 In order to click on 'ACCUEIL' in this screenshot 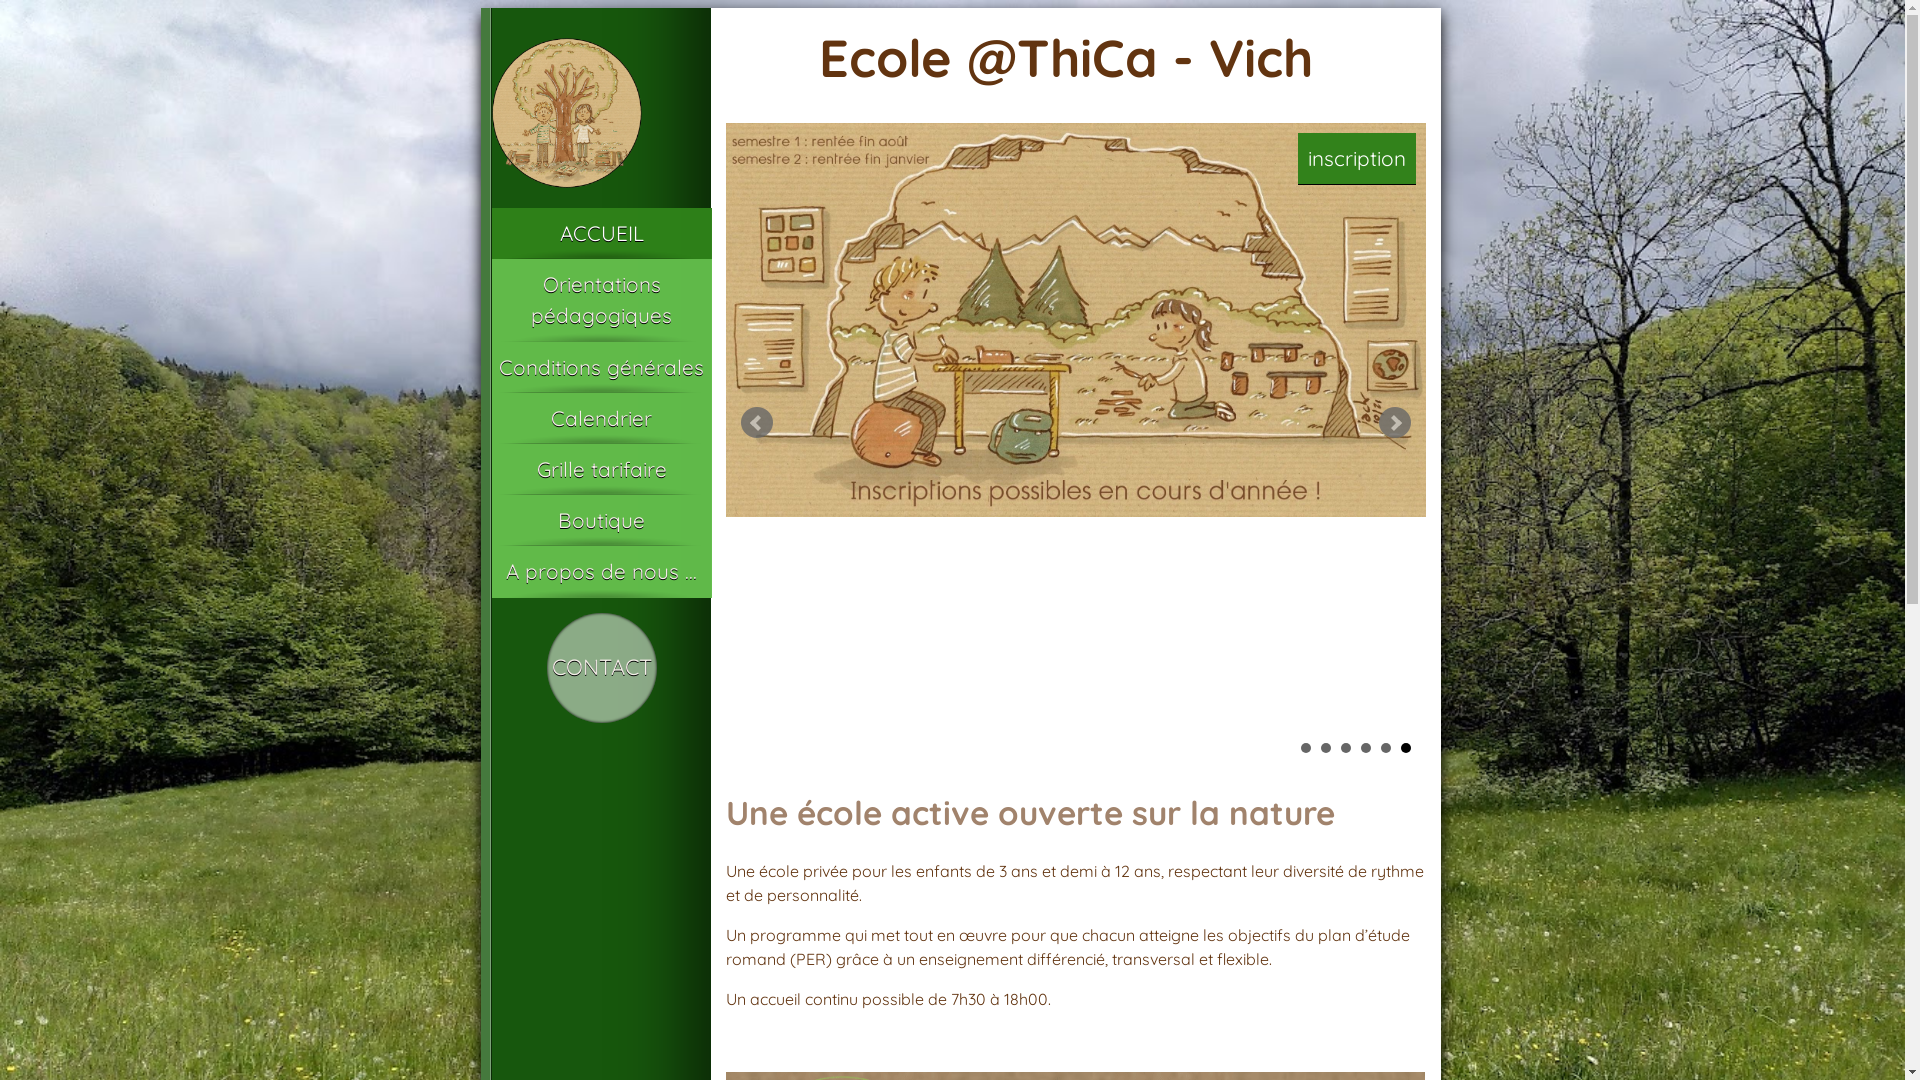, I will do `click(600, 232)`.